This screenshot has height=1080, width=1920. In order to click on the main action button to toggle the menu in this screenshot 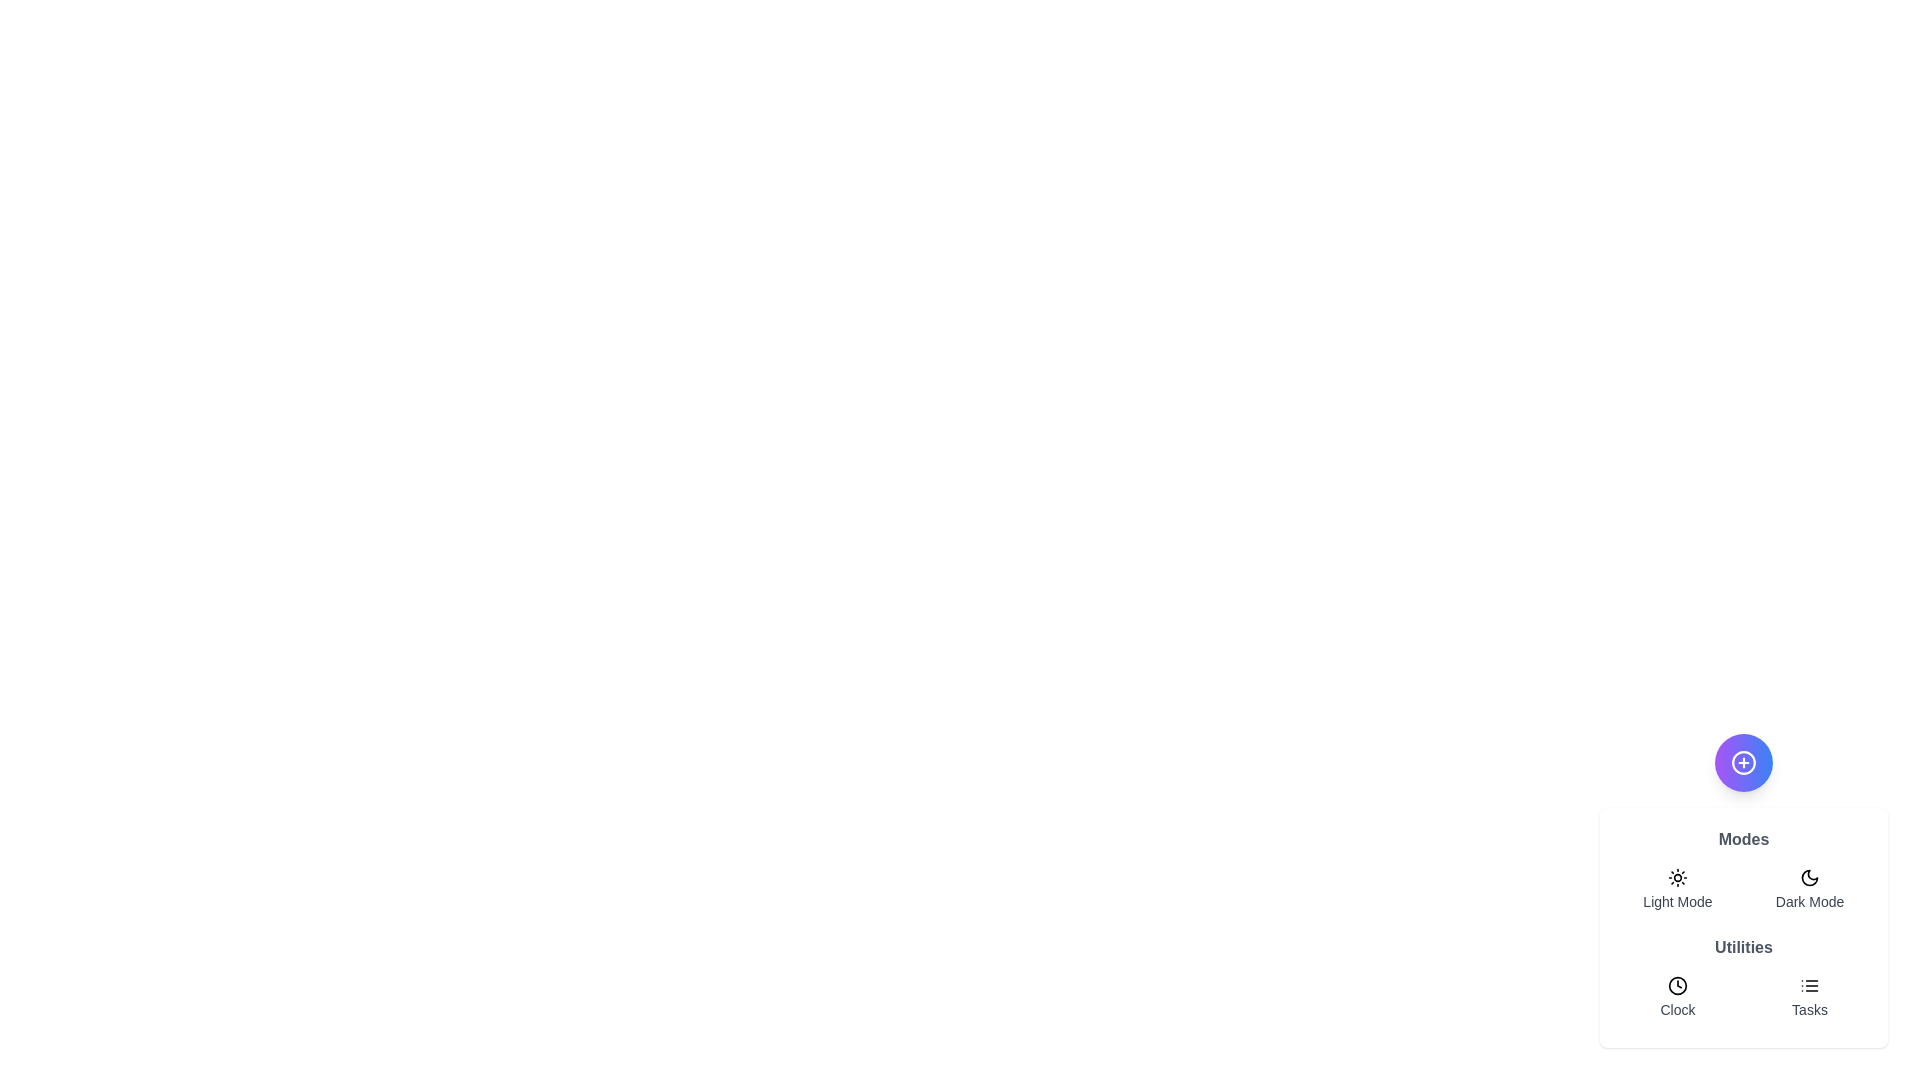, I will do `click(1742, 763)`.